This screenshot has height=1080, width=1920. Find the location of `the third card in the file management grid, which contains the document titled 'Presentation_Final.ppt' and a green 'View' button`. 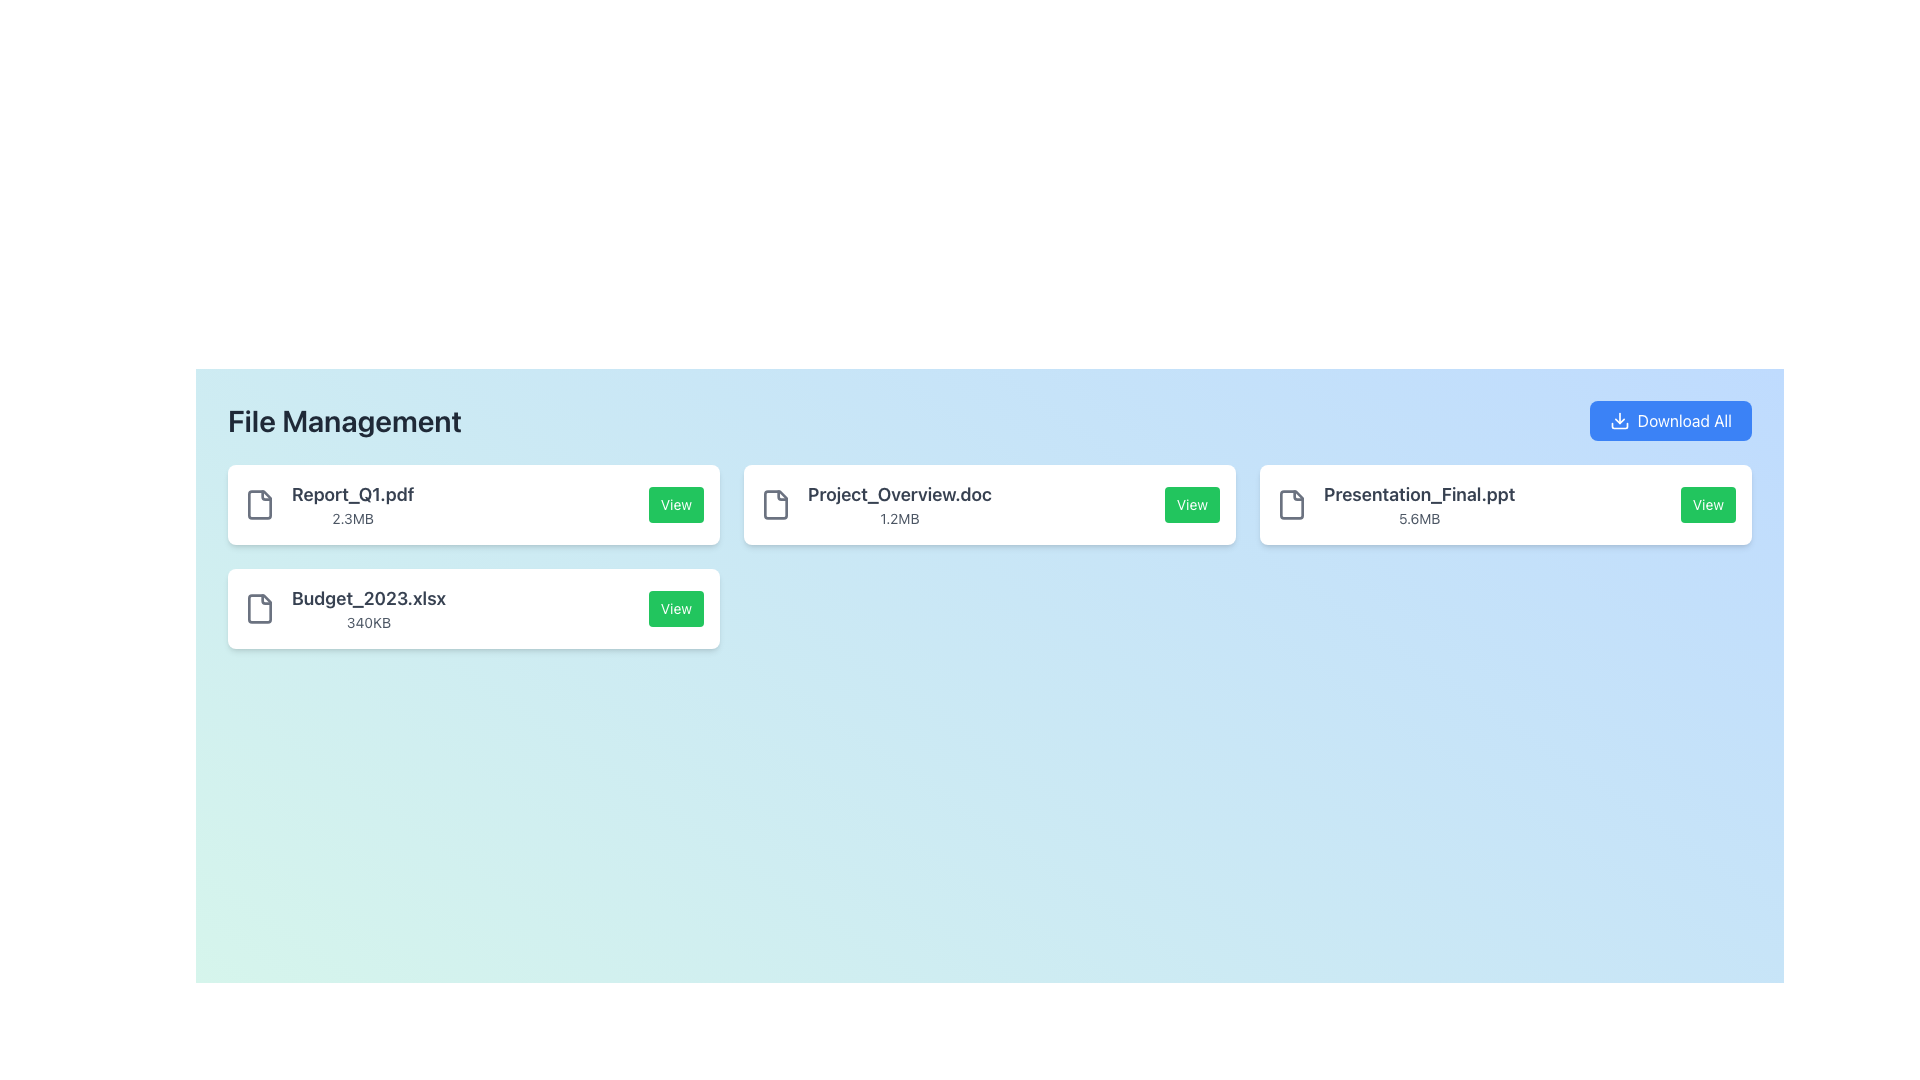

the third card in the file management grid, which contains the document titled 'Presentation_Final.ppt' and a green 'View' button is located at coordinates (1506, 504).